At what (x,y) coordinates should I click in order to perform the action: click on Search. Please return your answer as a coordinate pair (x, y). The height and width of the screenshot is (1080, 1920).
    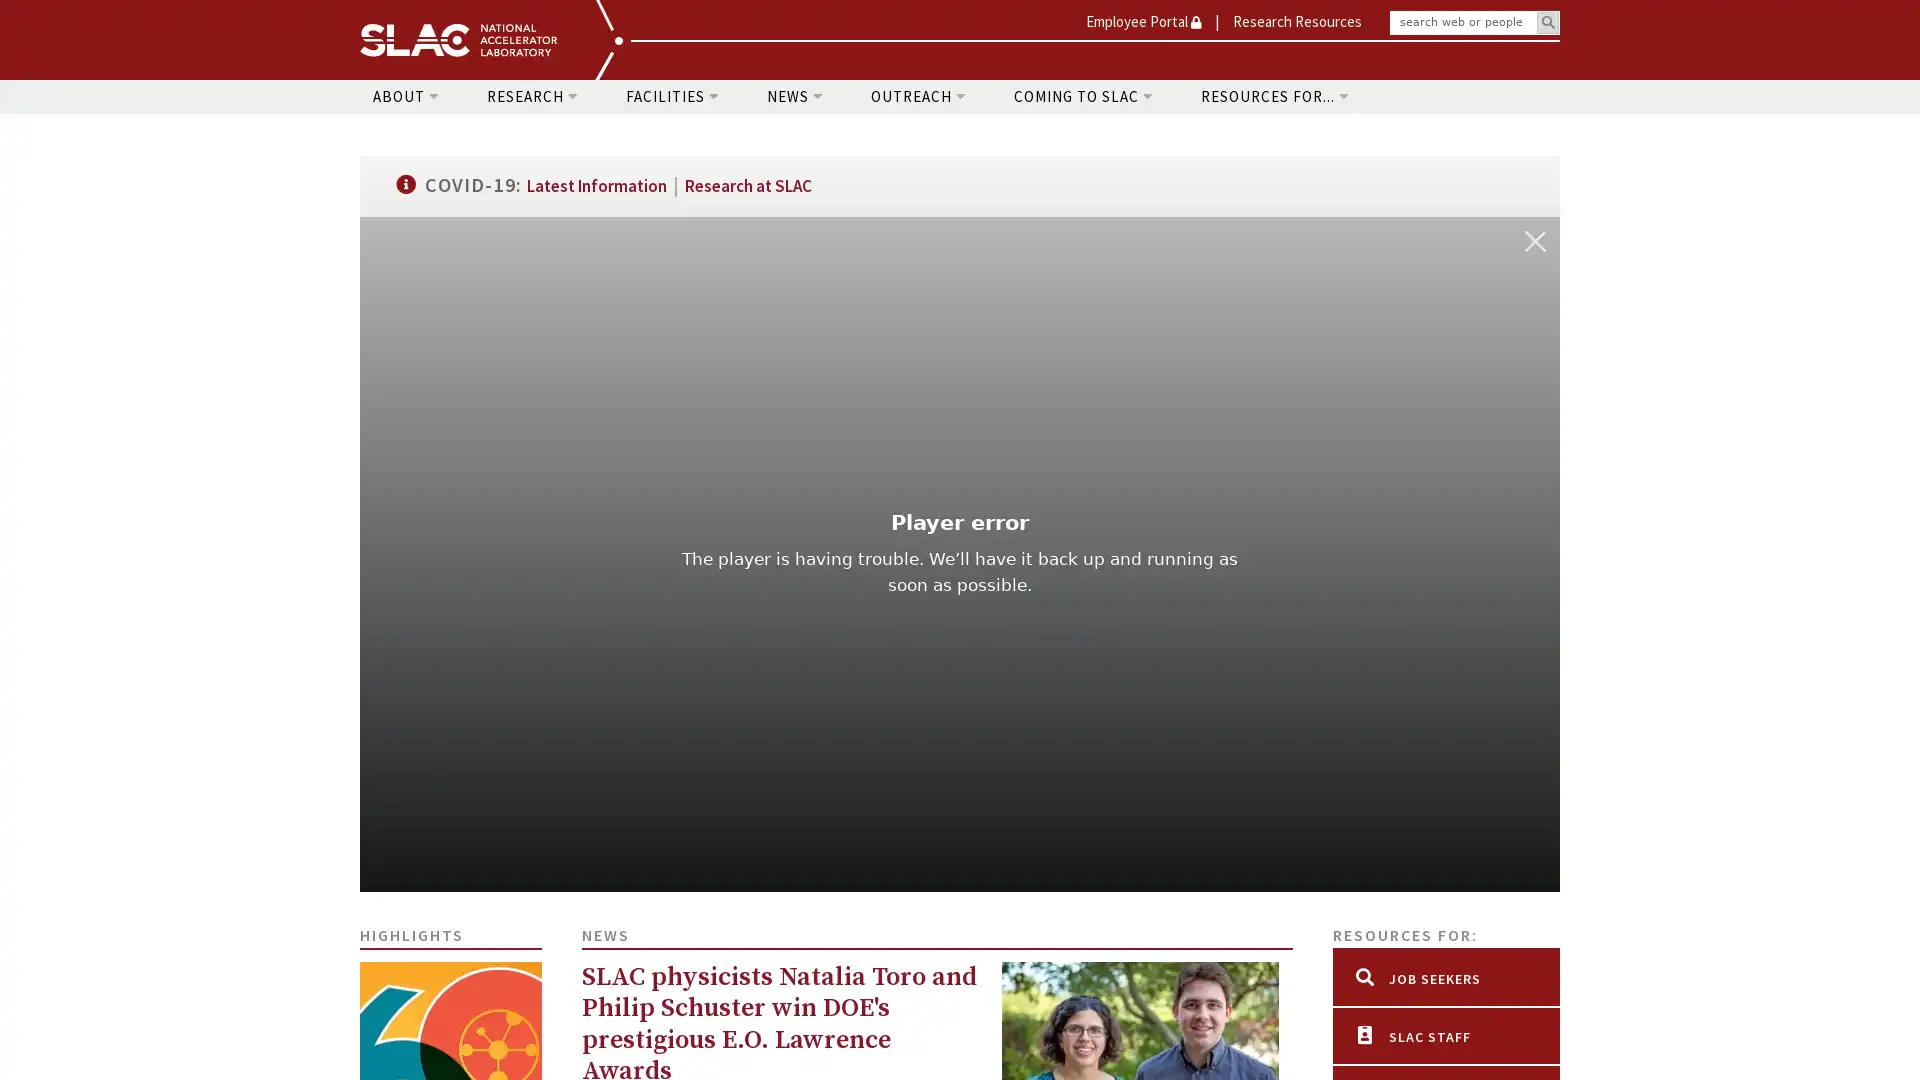
    Looking at the image, I should click on (1547, 23).